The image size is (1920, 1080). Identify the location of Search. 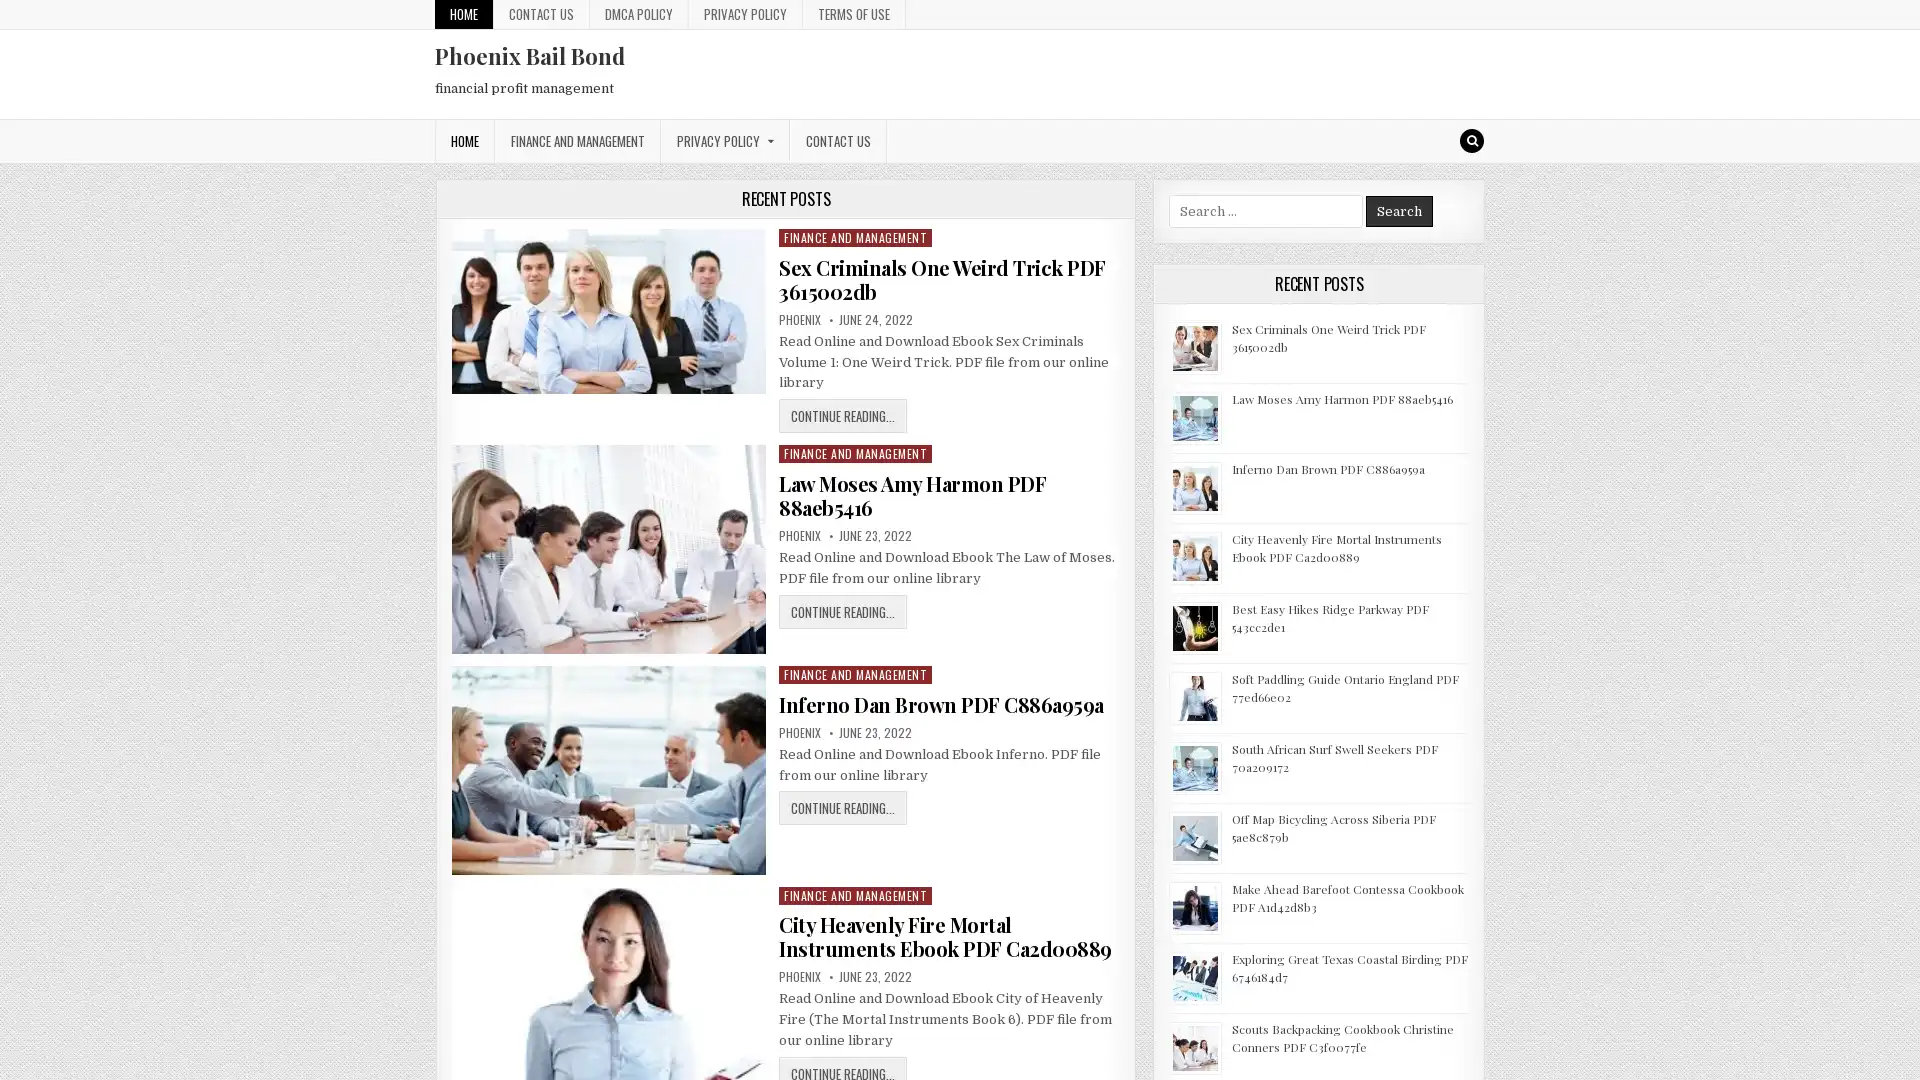
(1398, 211).